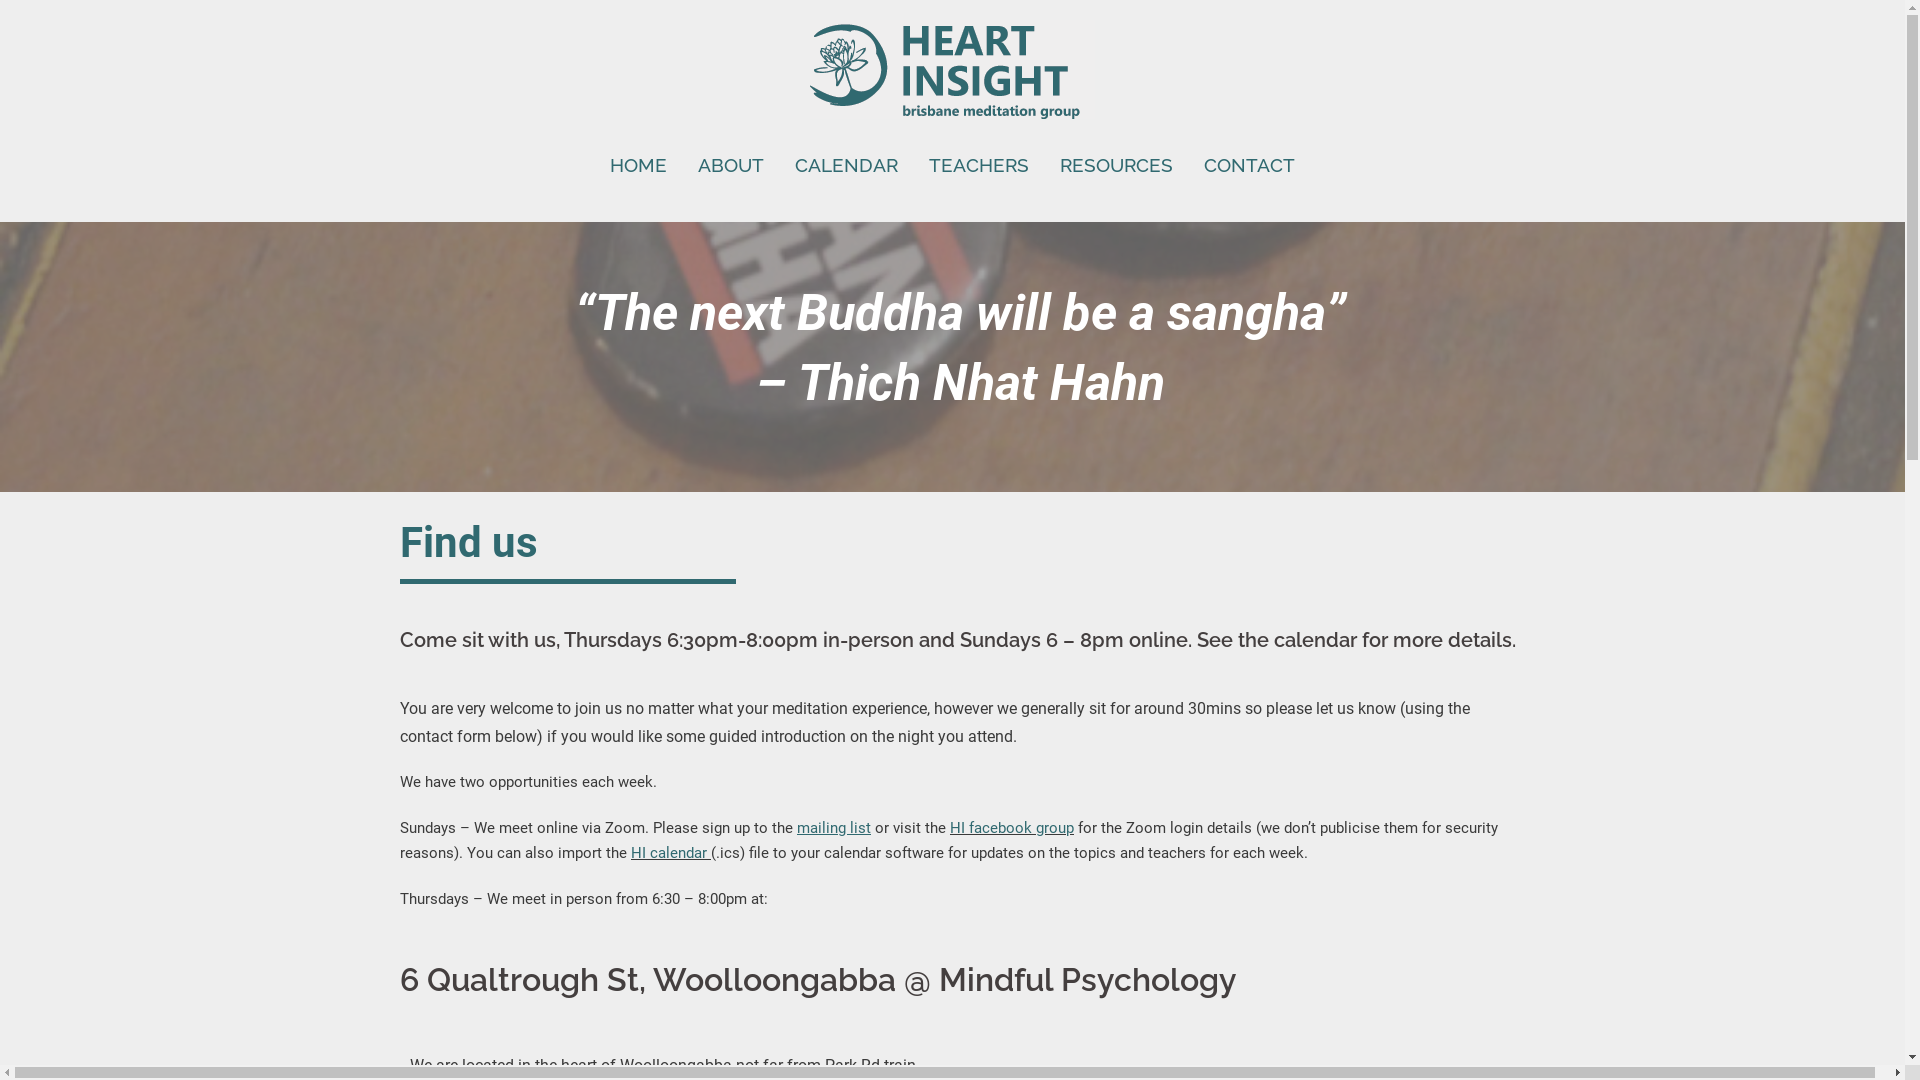  I want to click on 'CONTACT', so click(1248, 164).